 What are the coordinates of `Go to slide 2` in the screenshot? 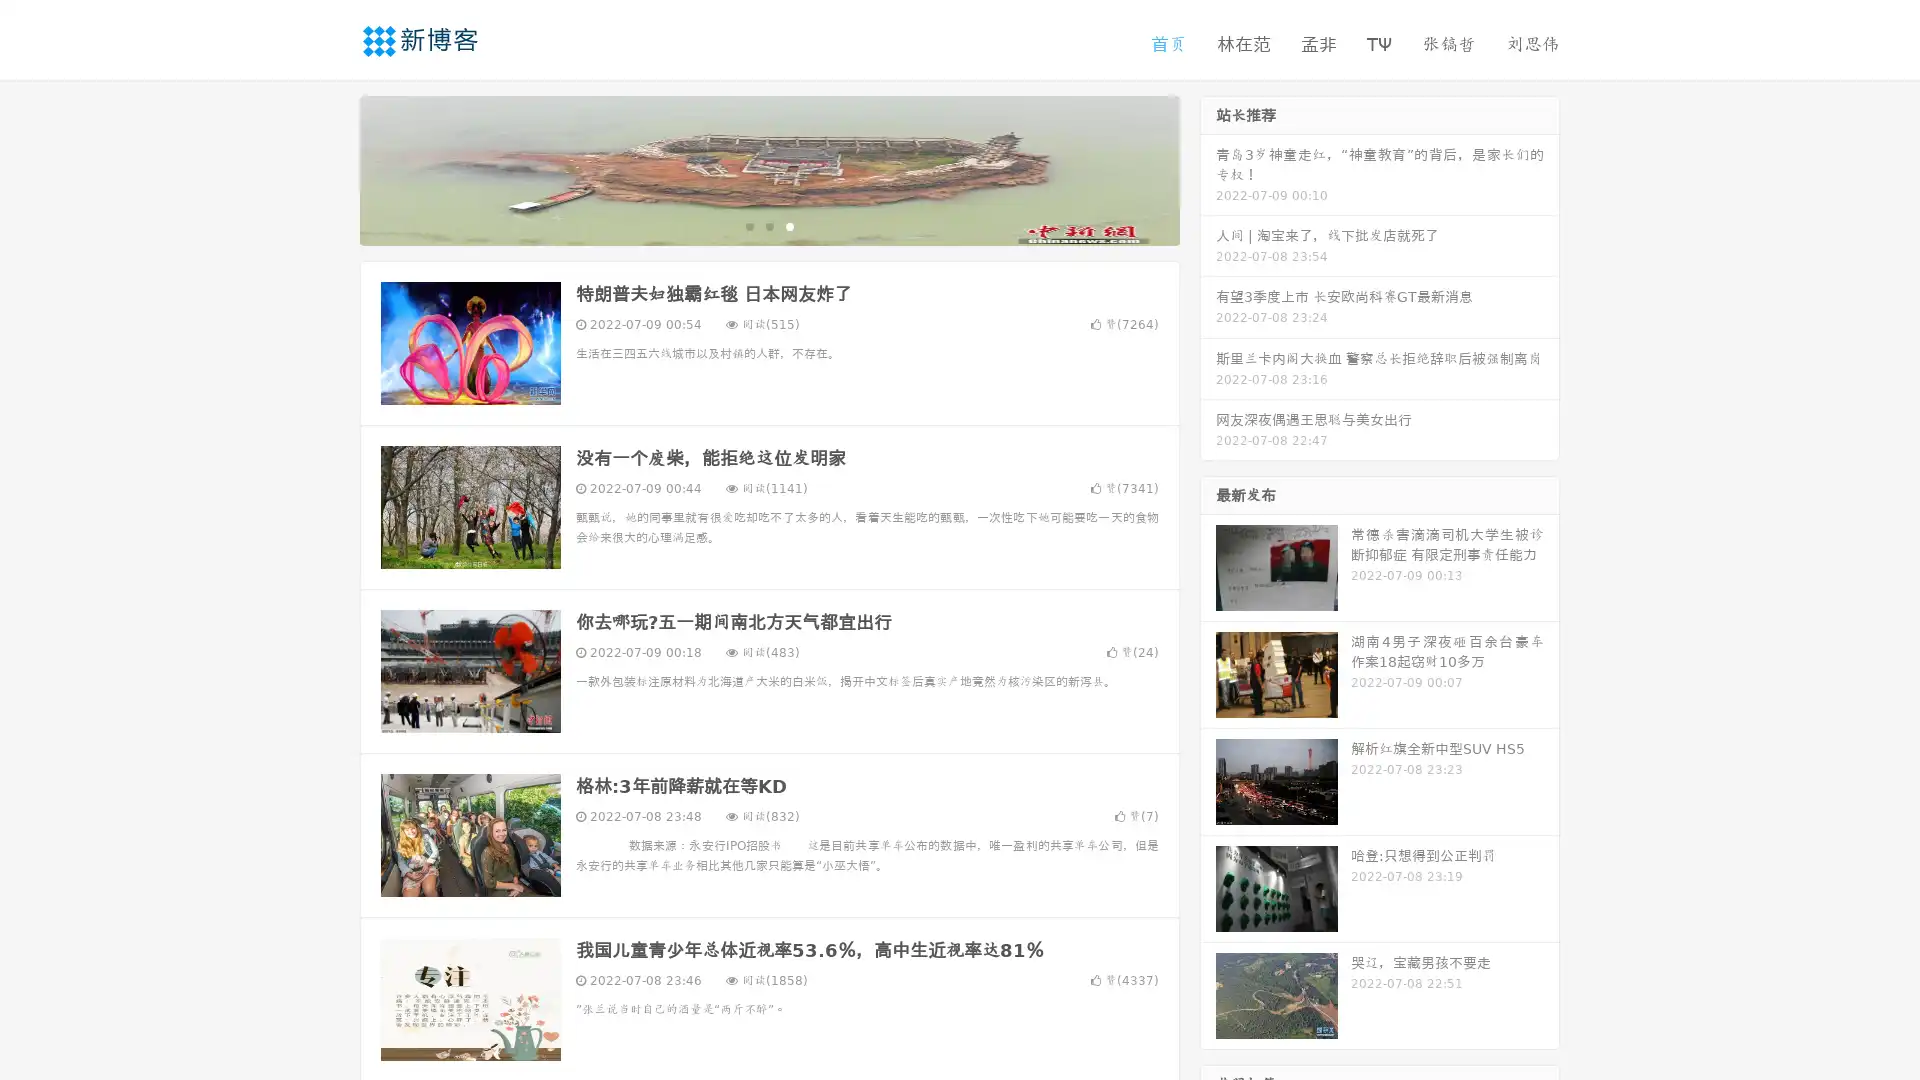 It's located at (768, 225).